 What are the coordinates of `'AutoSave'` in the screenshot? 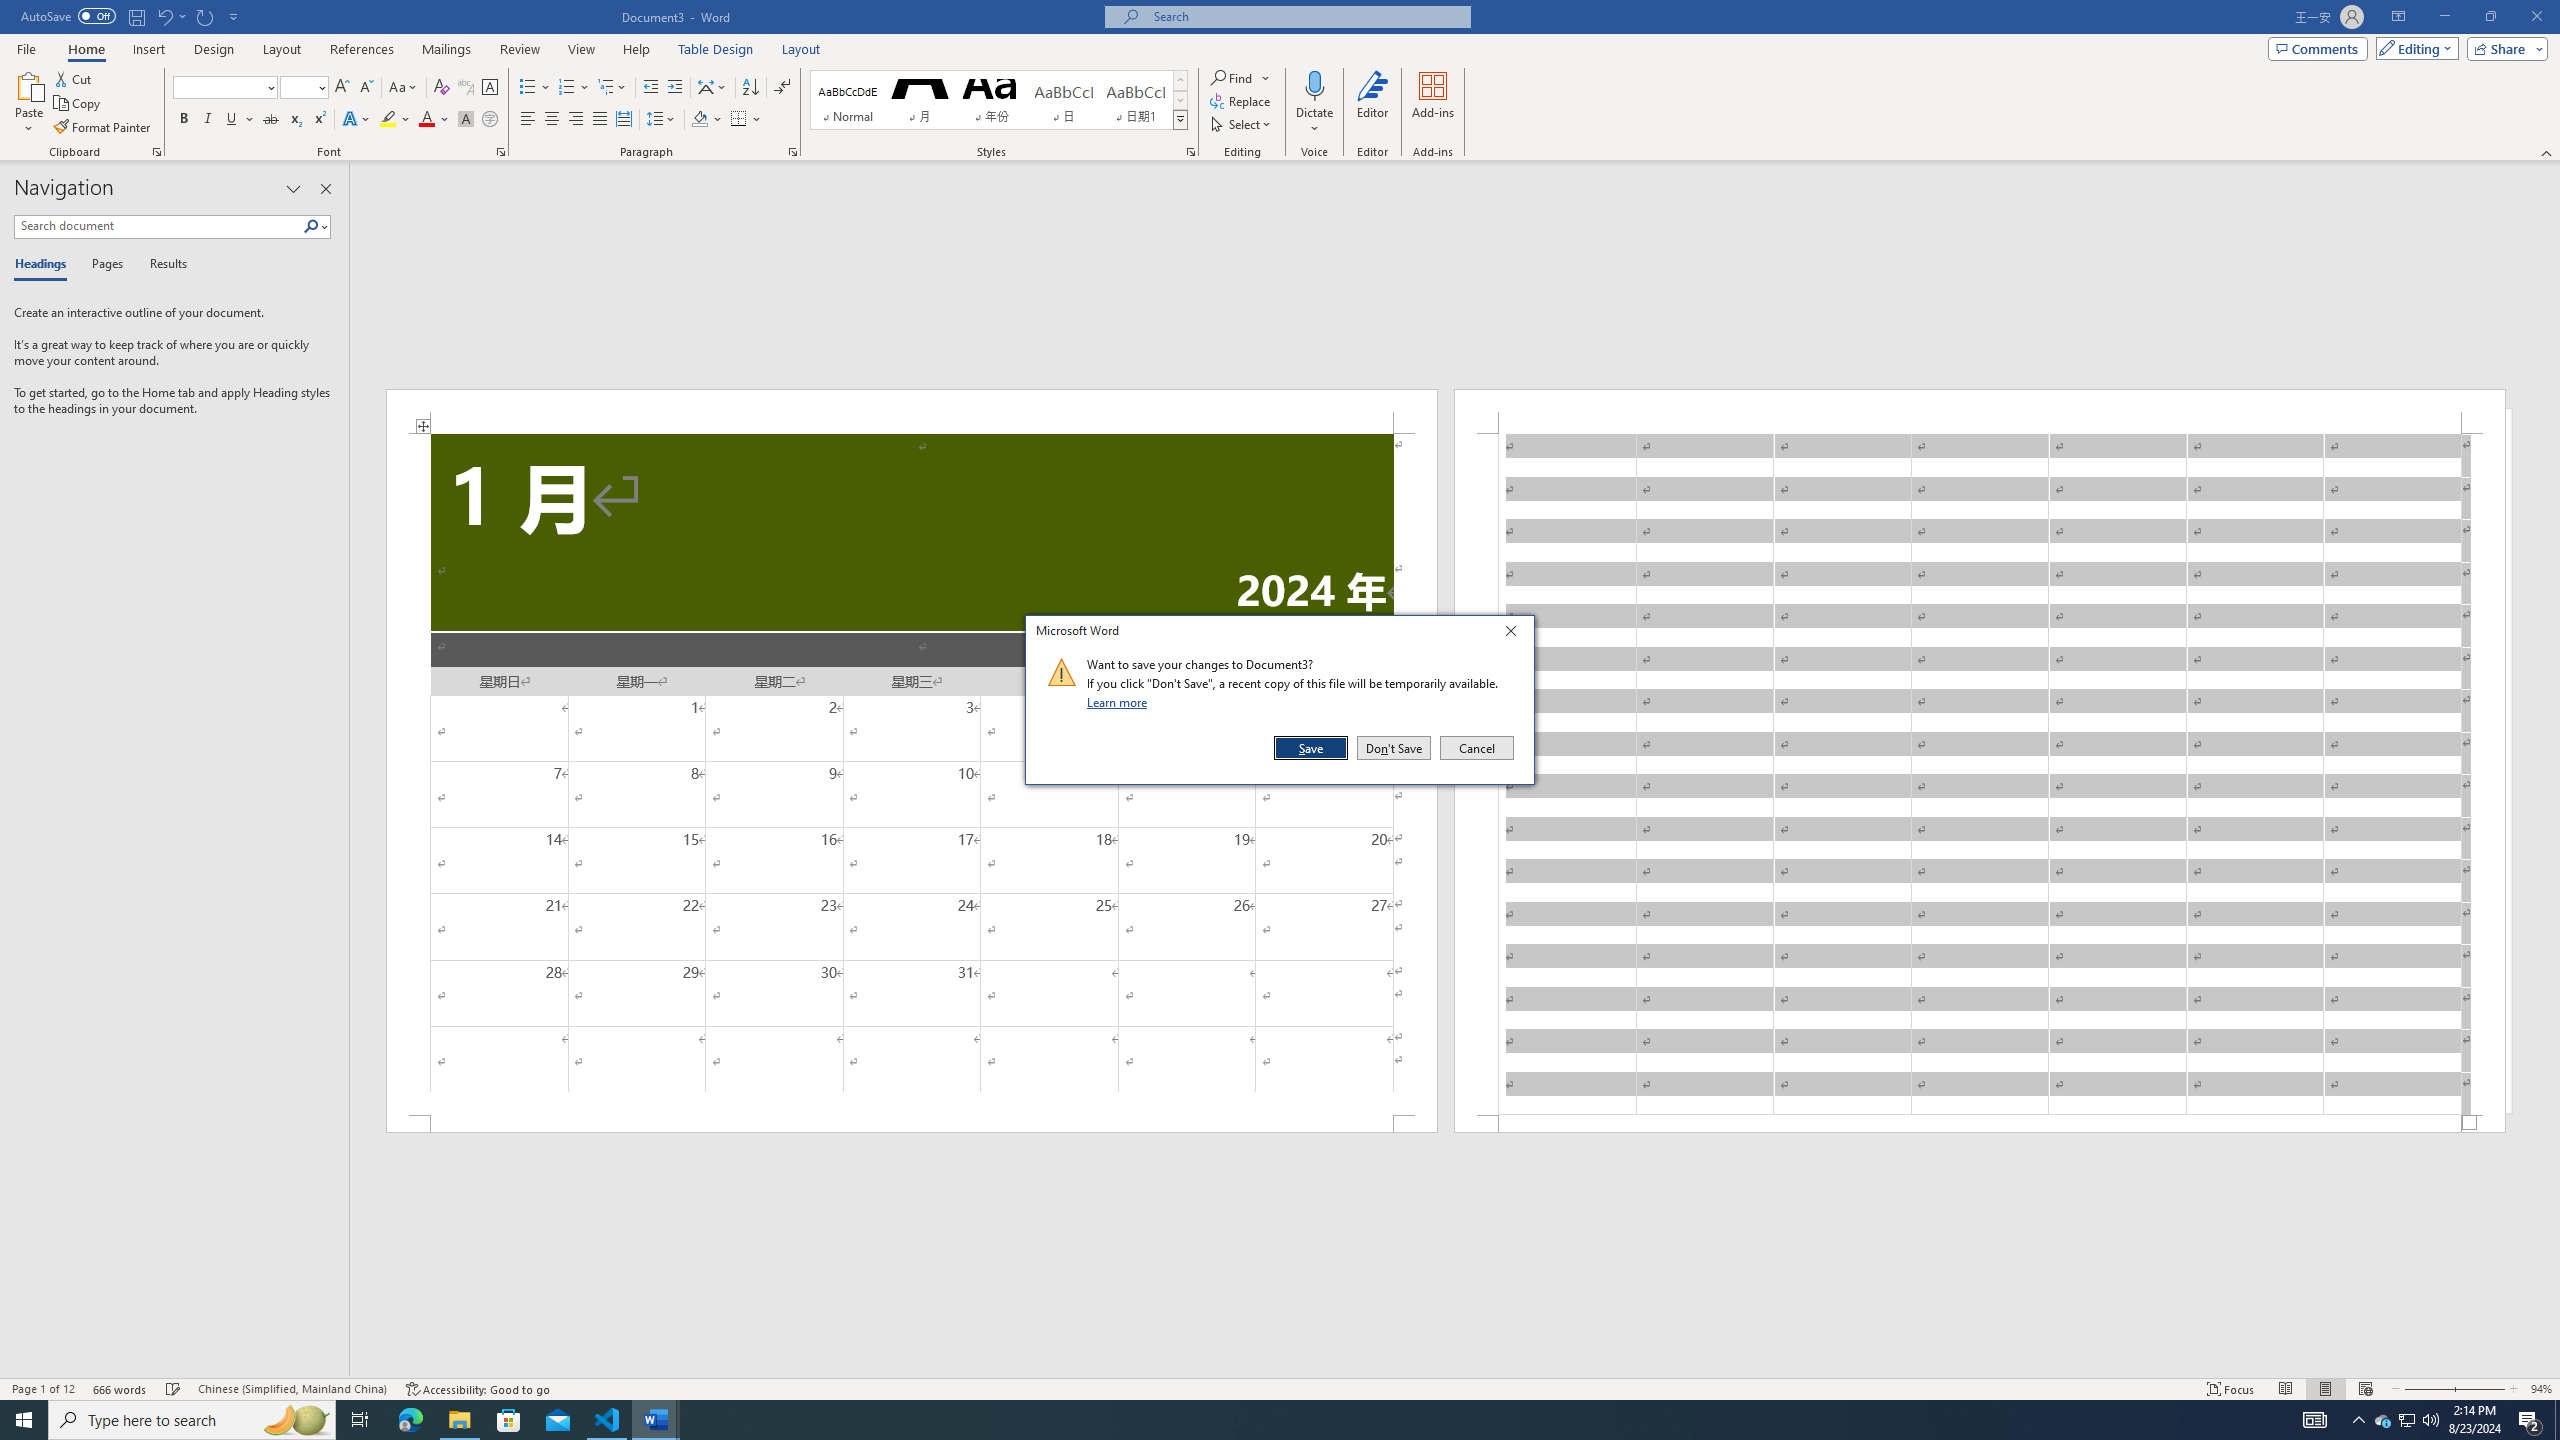 It's located at (69, 15).